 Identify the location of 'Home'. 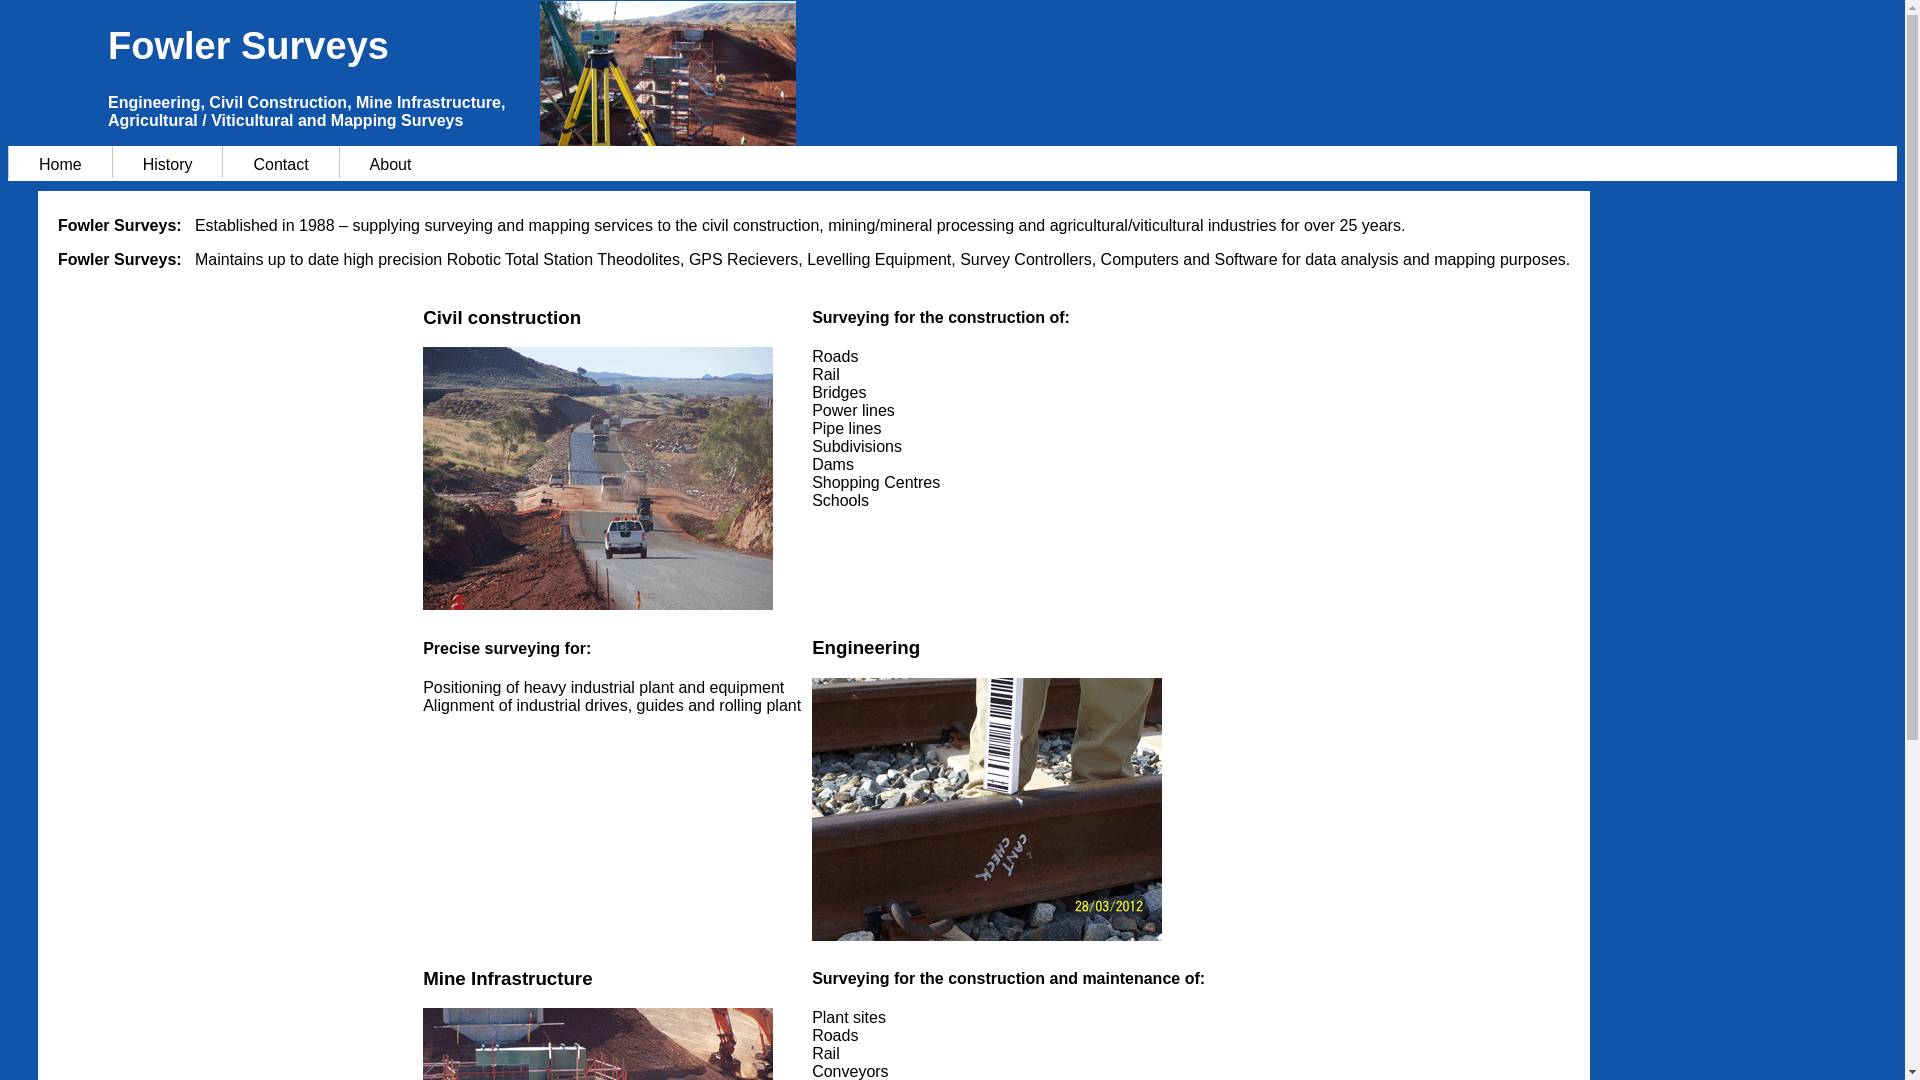
(59, 161).